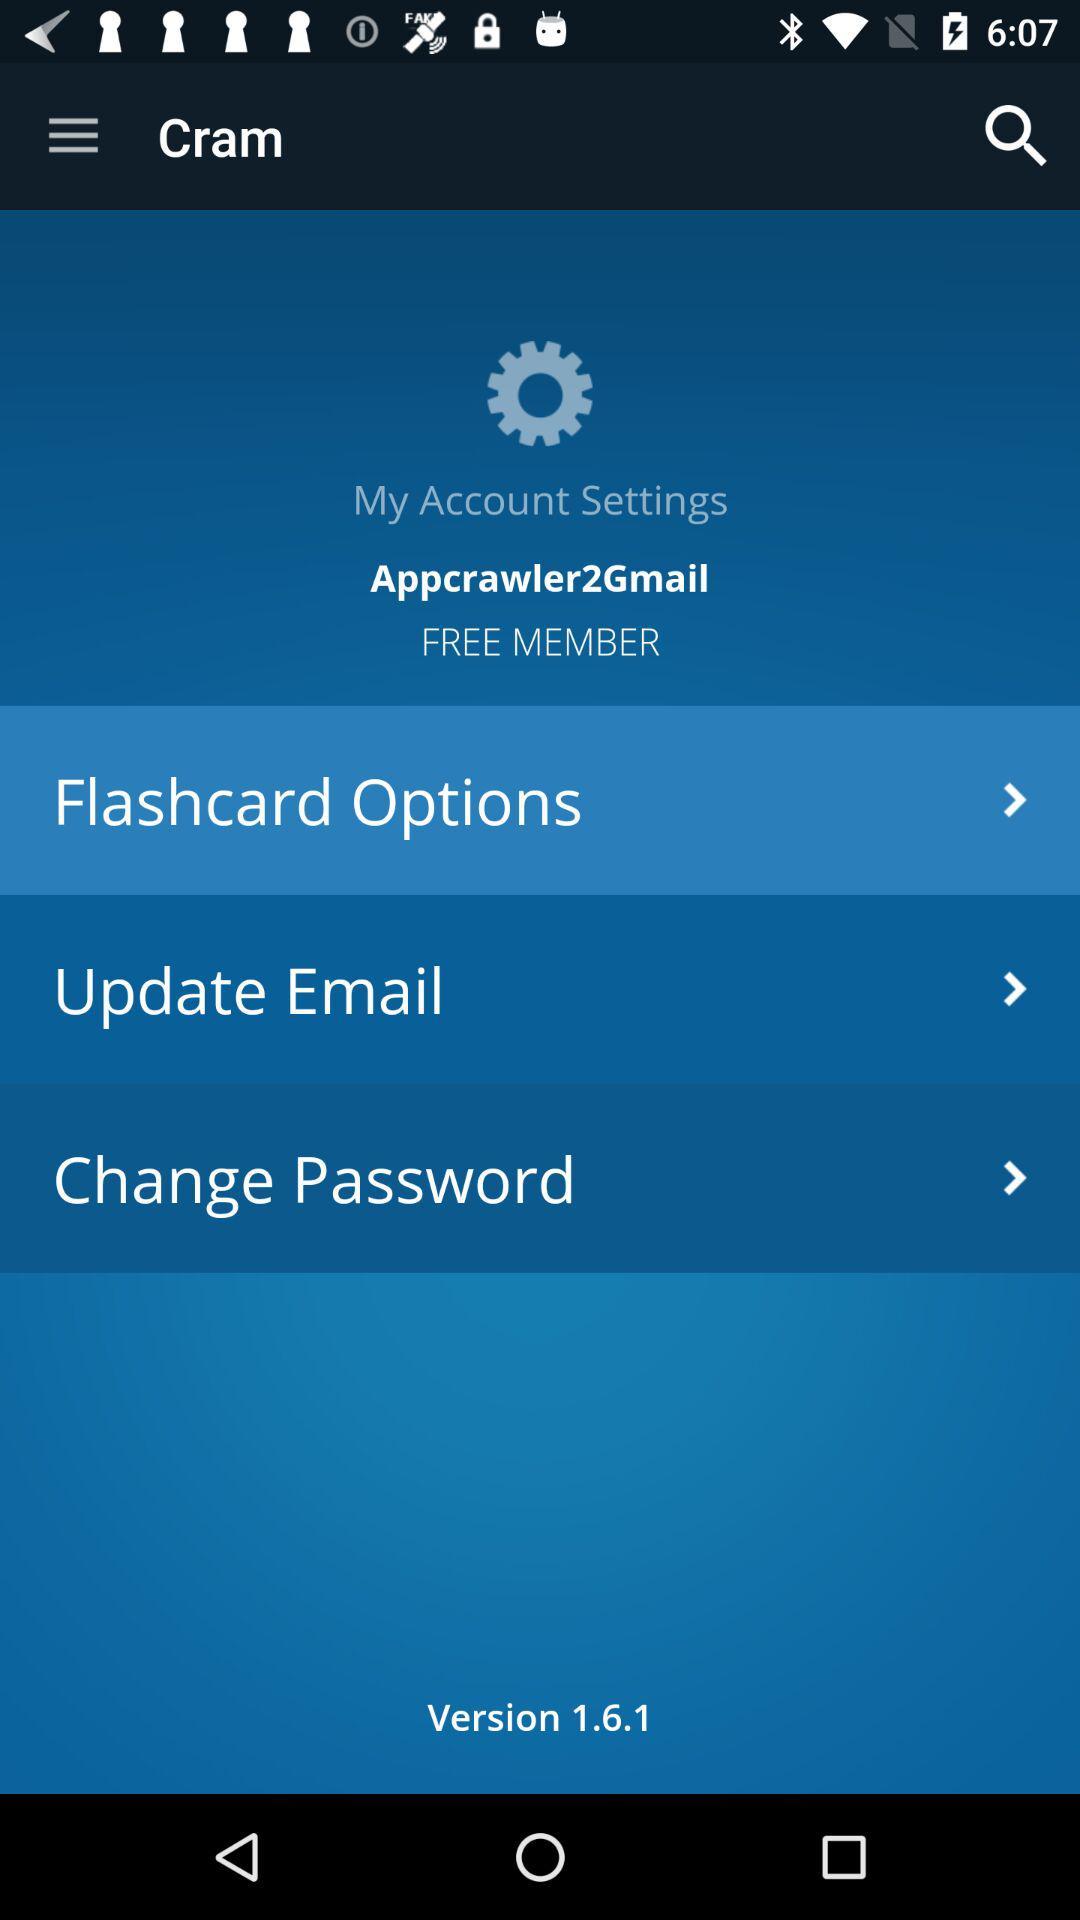 The width and height of the screenshot is (1080, 1920). What do you see at coordinates (72, 135) in the screenshot?
I see `item next to the cram icon` at bounding box center [72, 135].